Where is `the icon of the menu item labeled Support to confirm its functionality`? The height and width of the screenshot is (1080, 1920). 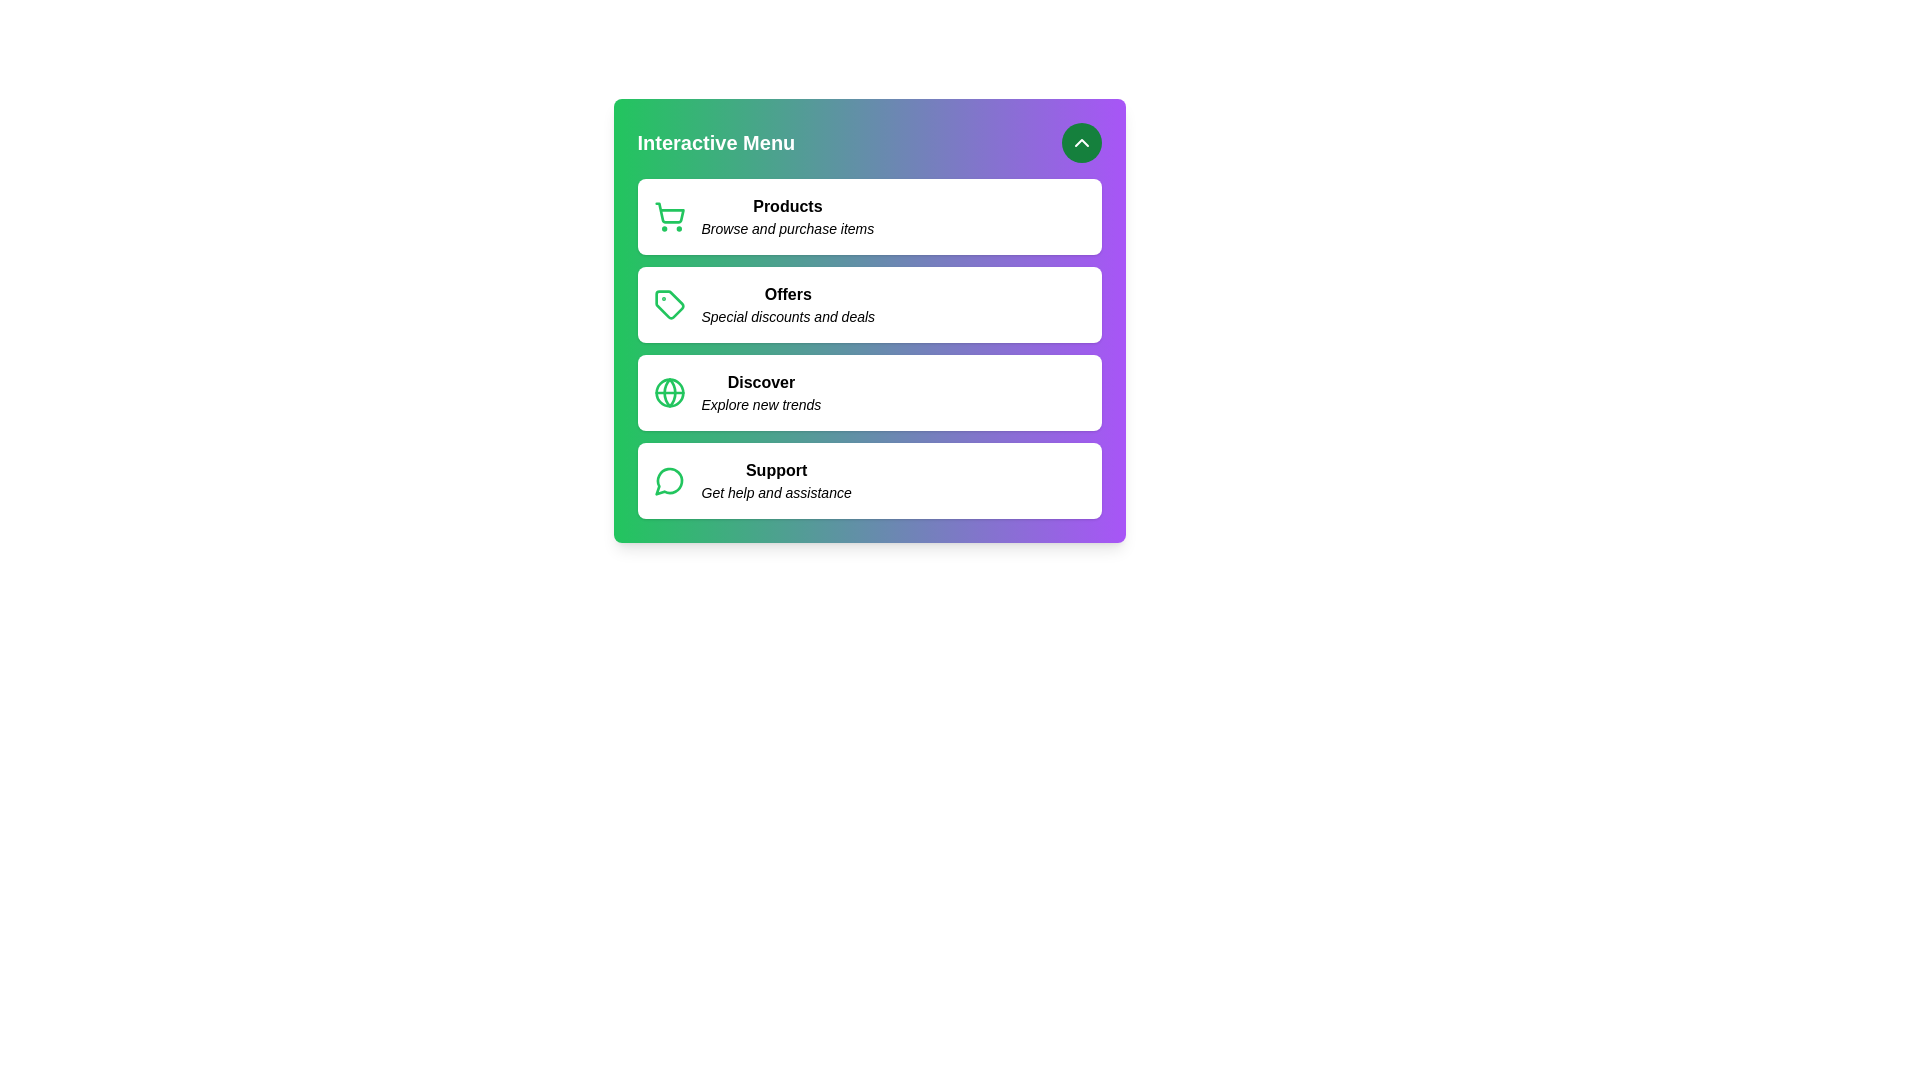
the icon of the menu item labeled Support to confirm its functionality is located at coordinates (669, 481).